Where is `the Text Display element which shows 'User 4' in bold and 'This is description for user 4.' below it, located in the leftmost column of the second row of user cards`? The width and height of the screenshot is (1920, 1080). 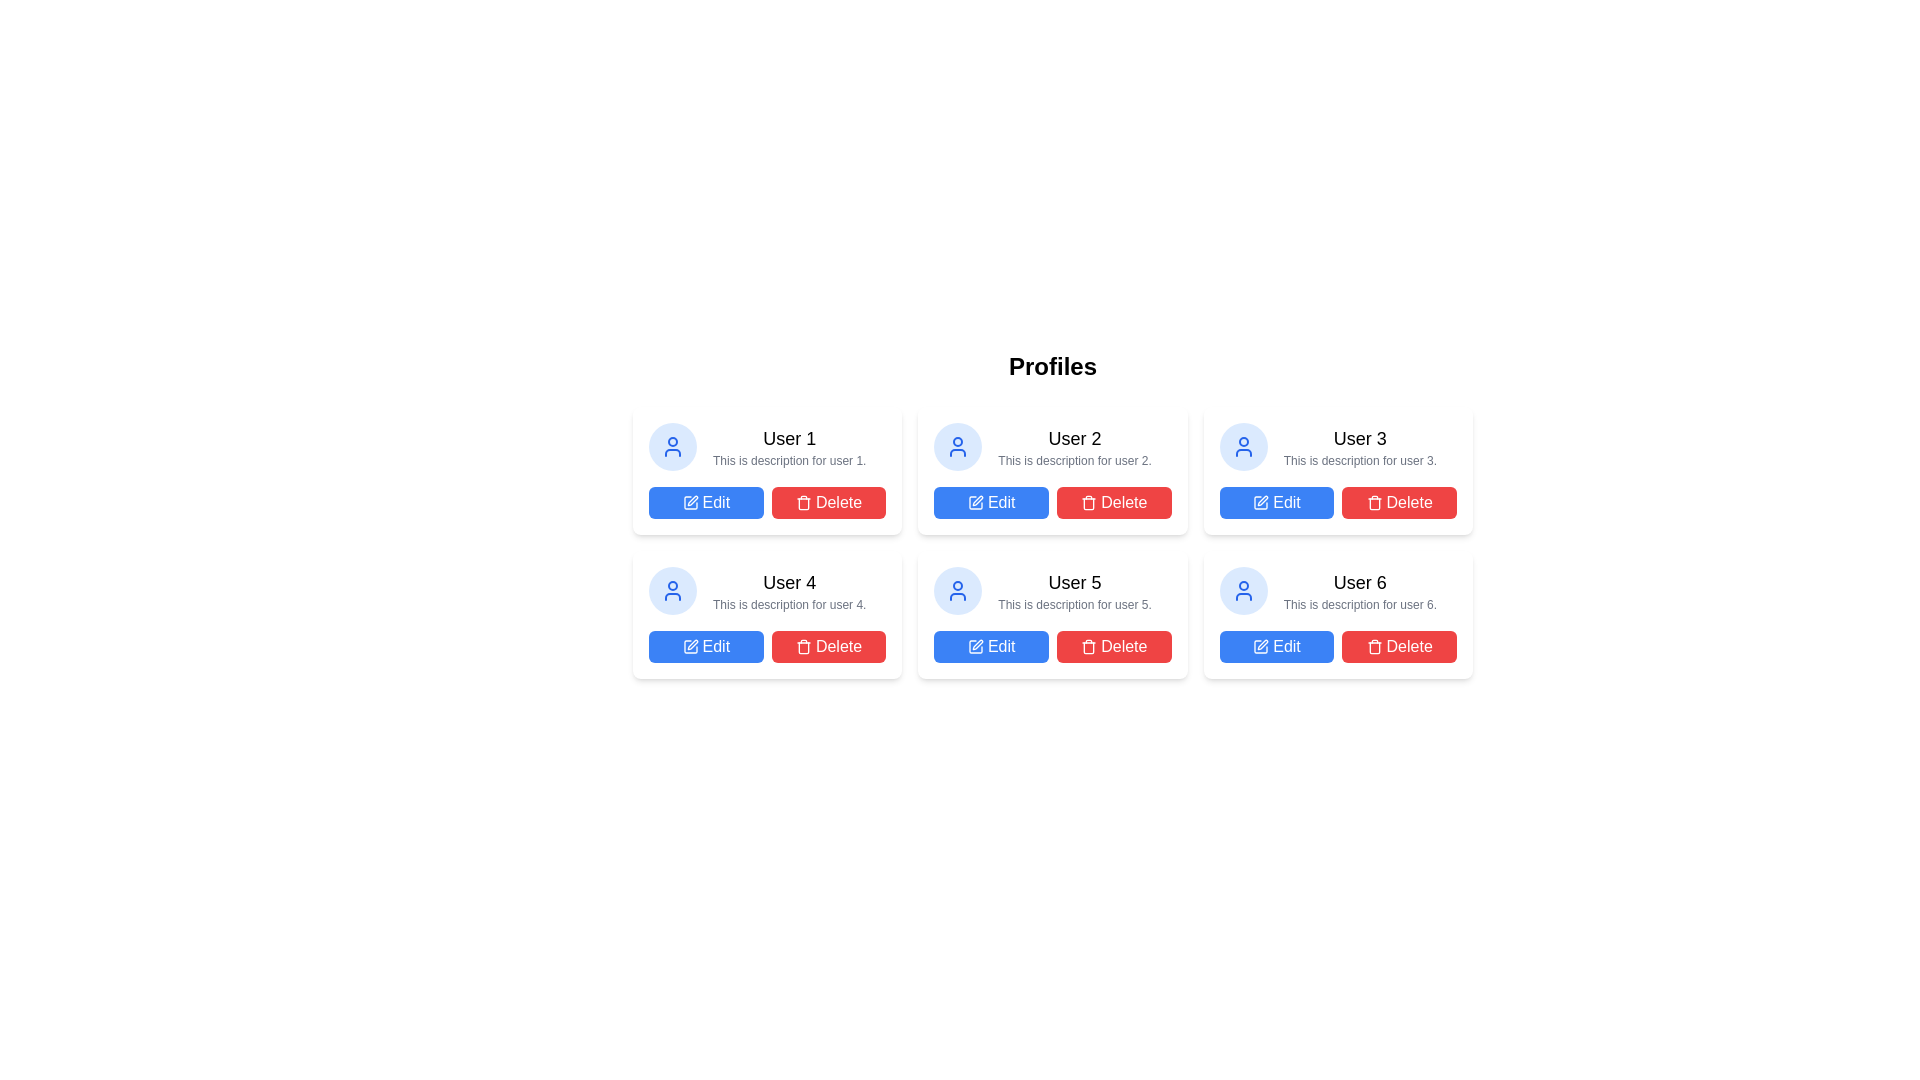
the Text Display element which shows 'User 4' in bold and 'This is description for user 4.' below it, located in the leftmost column of the second row of user cards is located at coordinates (788, 589).